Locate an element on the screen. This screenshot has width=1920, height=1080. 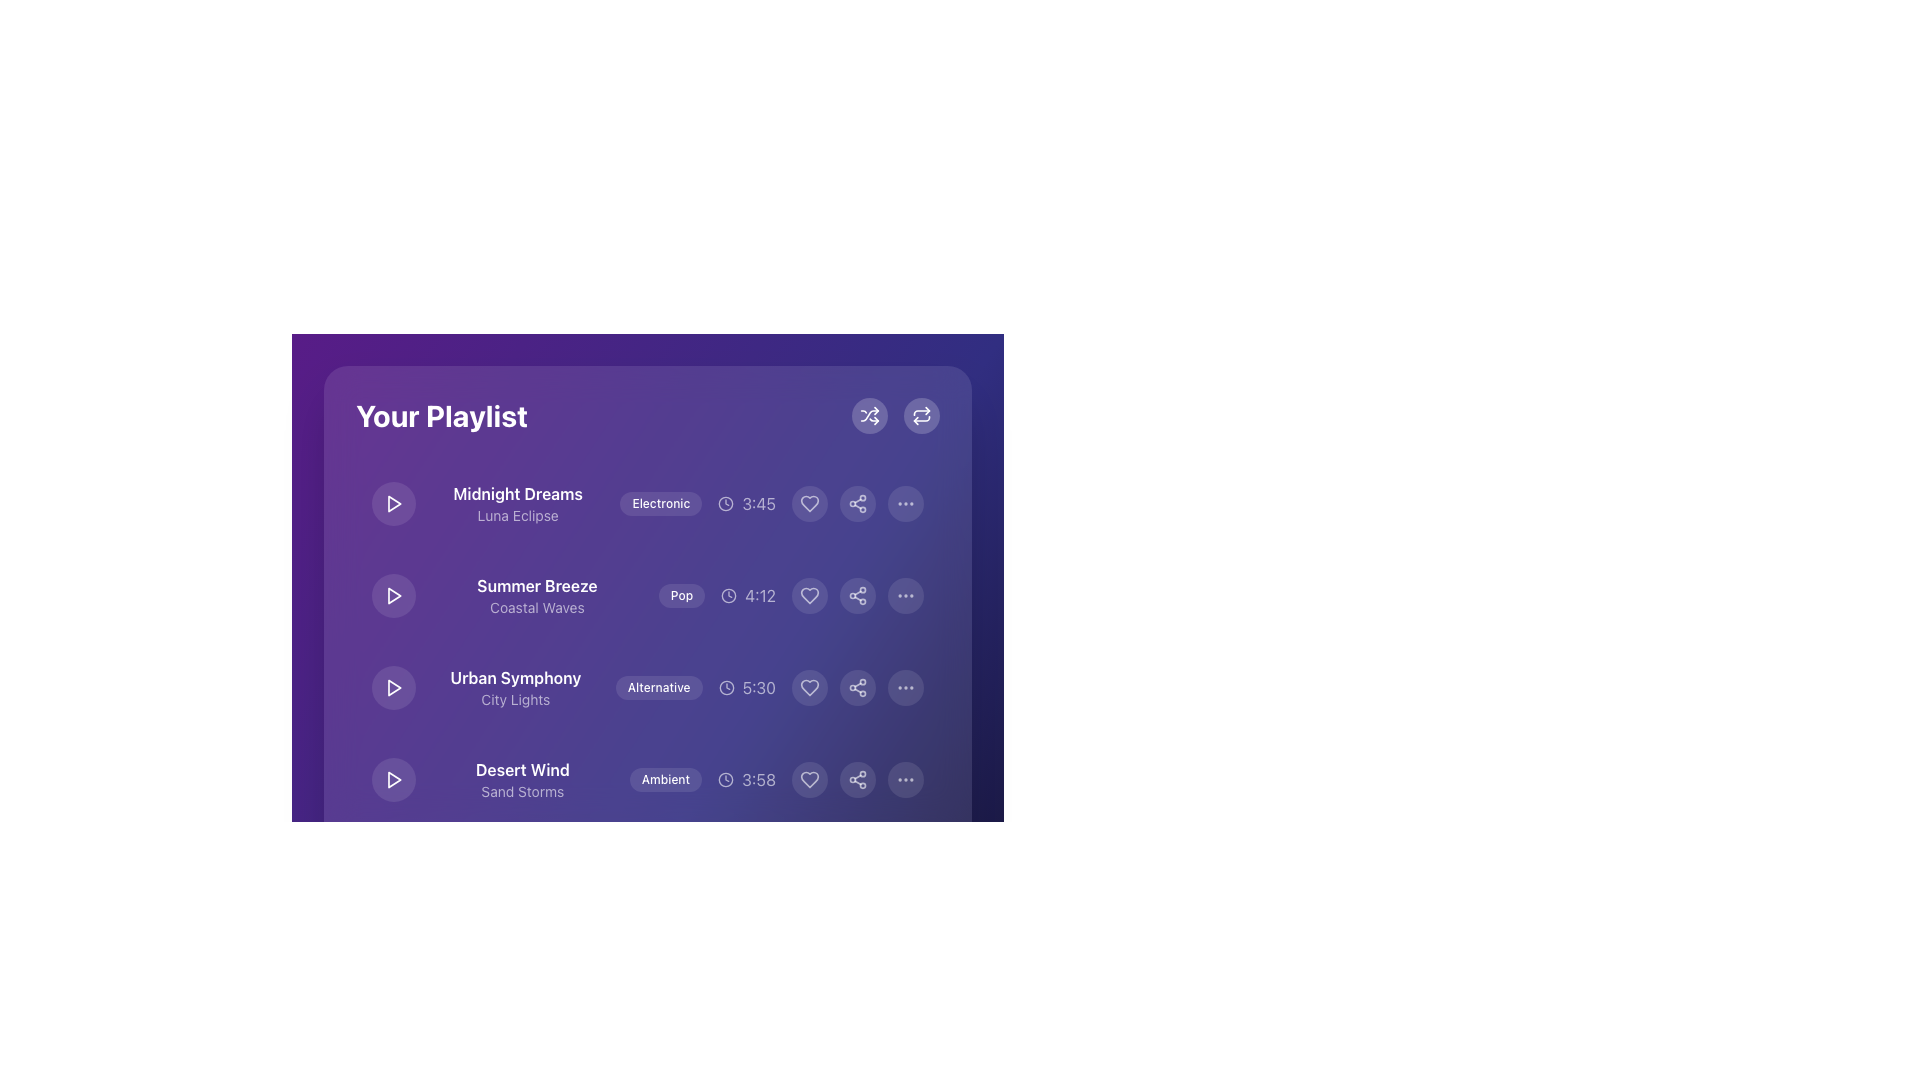
the share button icon located in the fourth row of the playlist items, positioned to the right of the song title is located at coordinates (858, 686).